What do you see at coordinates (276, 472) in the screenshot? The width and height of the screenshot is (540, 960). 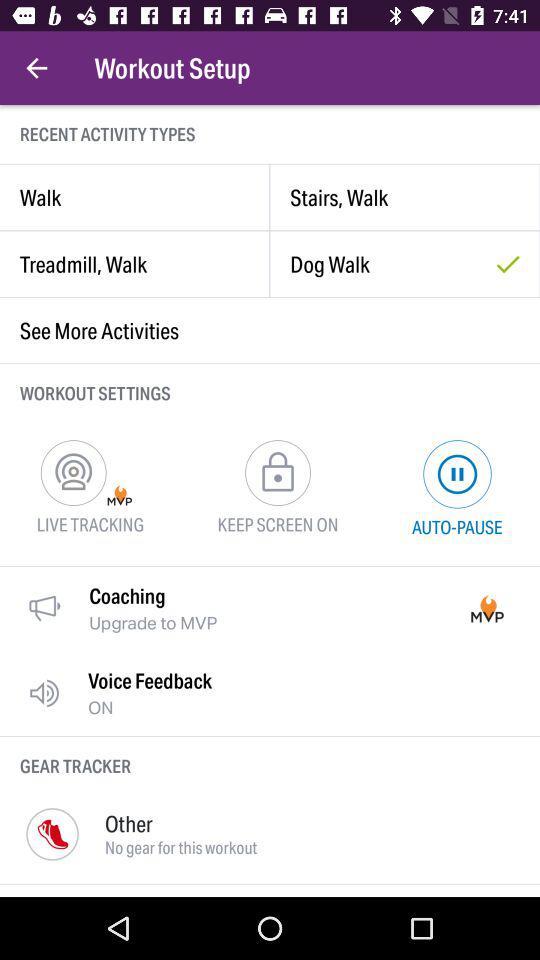 I see `the icon above keep screen on` at bounding box center [276, 472].